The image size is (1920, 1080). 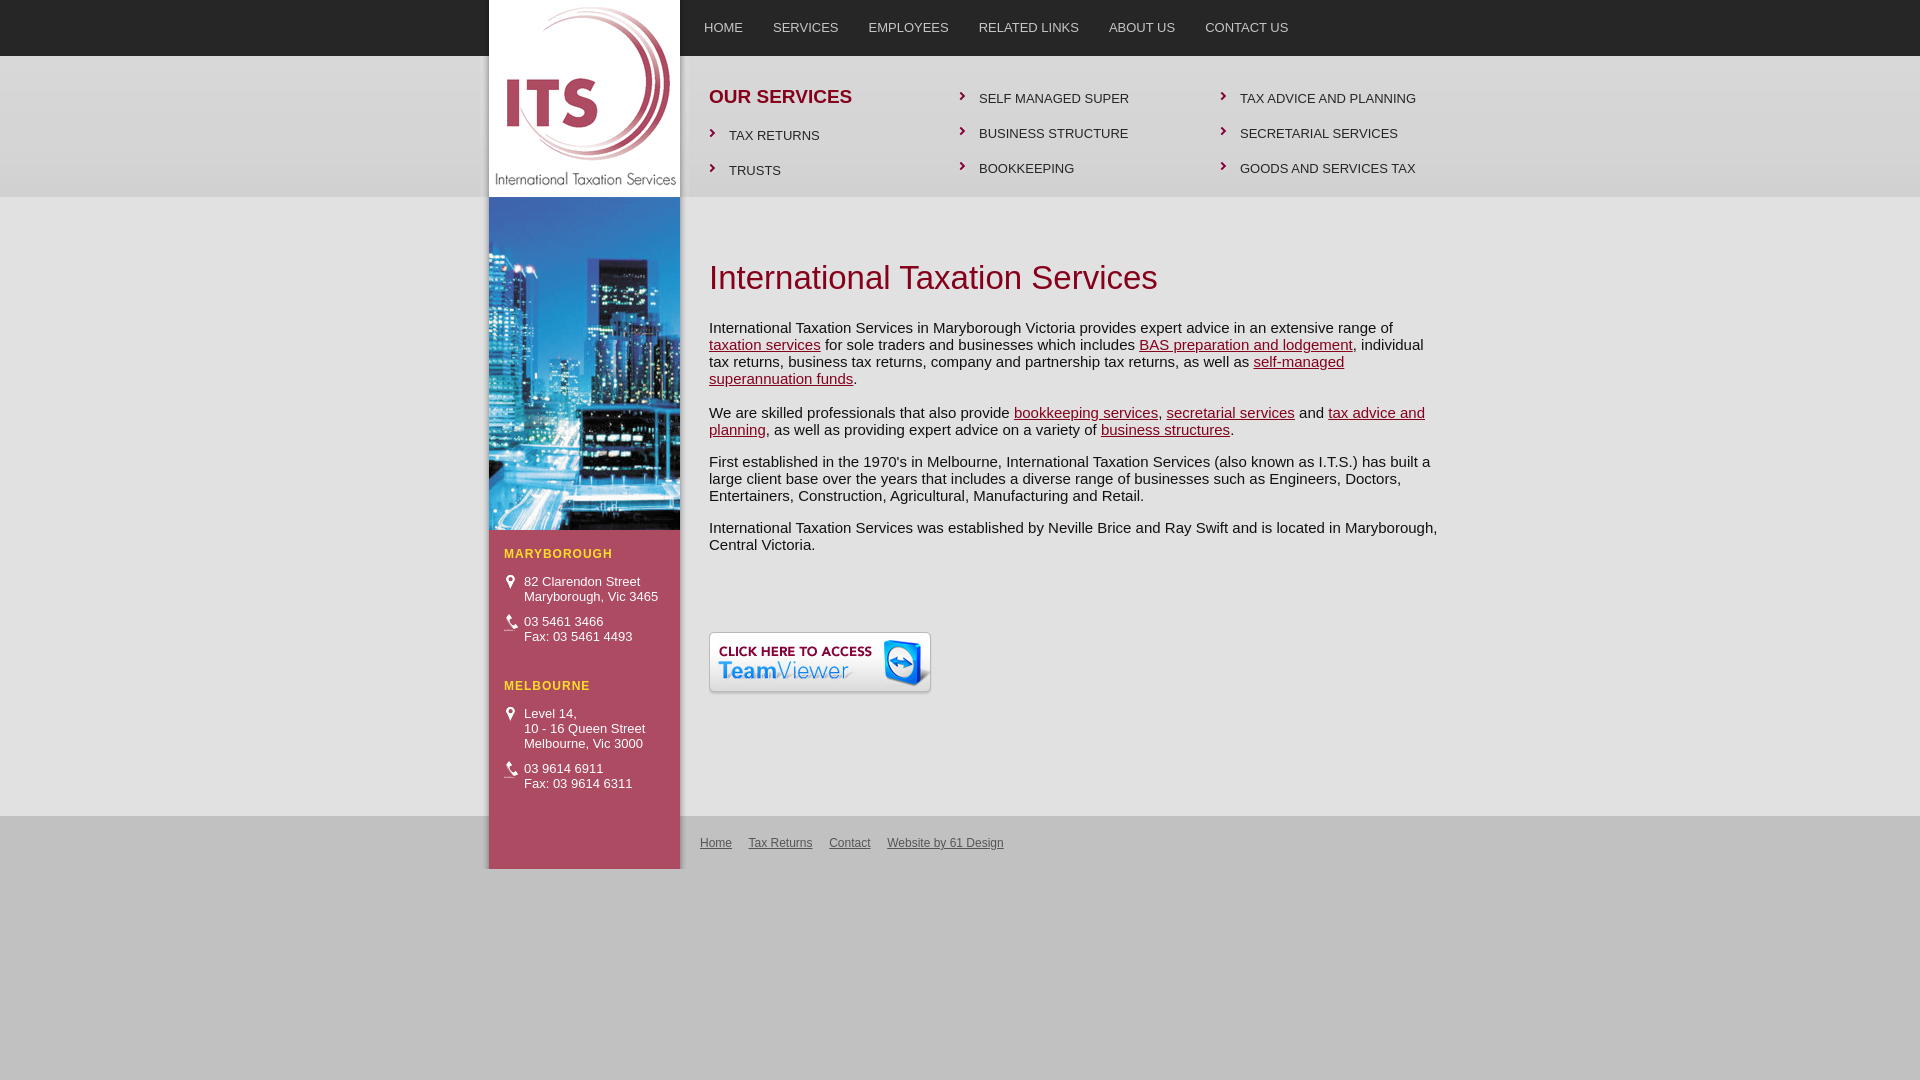 I want to click on 'taxation services', so click(x=763, y=343).